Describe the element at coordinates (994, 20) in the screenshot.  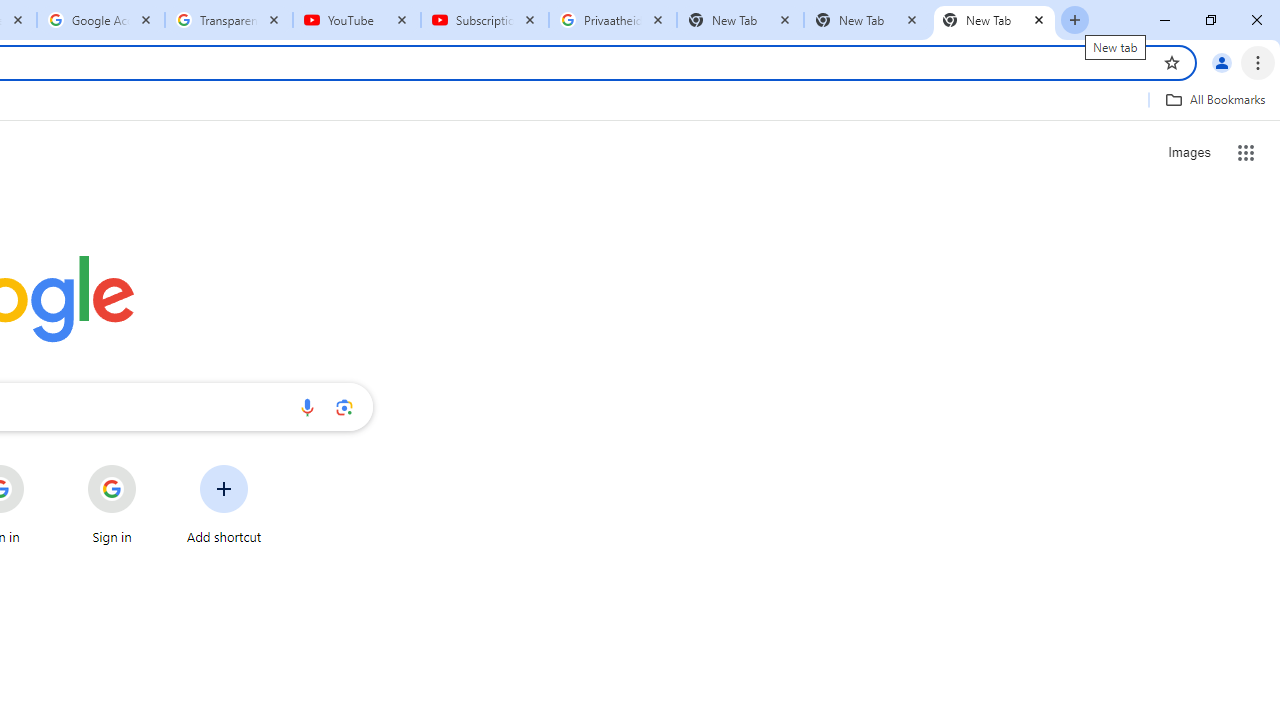
I see `'New Tab'` at that location.